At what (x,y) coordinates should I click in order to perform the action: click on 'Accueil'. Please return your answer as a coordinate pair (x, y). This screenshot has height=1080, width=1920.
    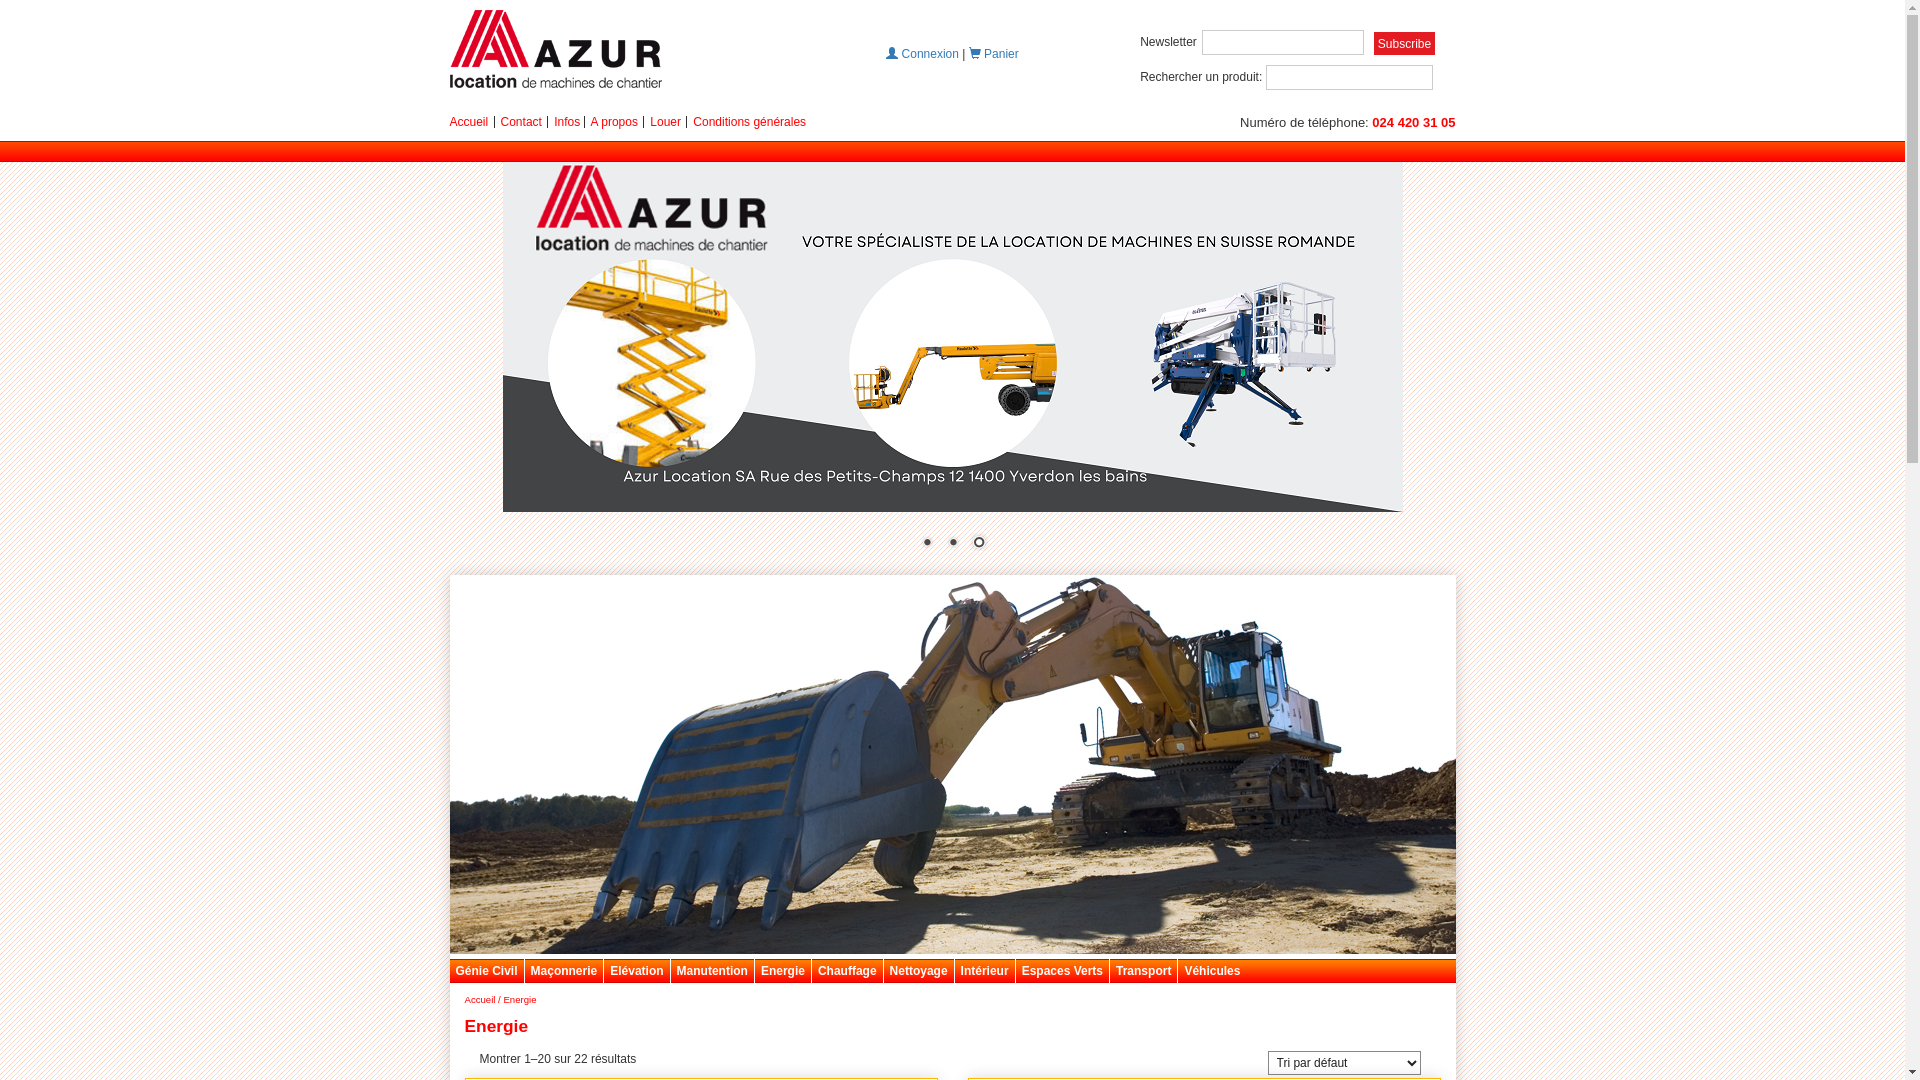
    Looking at the image, I should click on (478, 1000).